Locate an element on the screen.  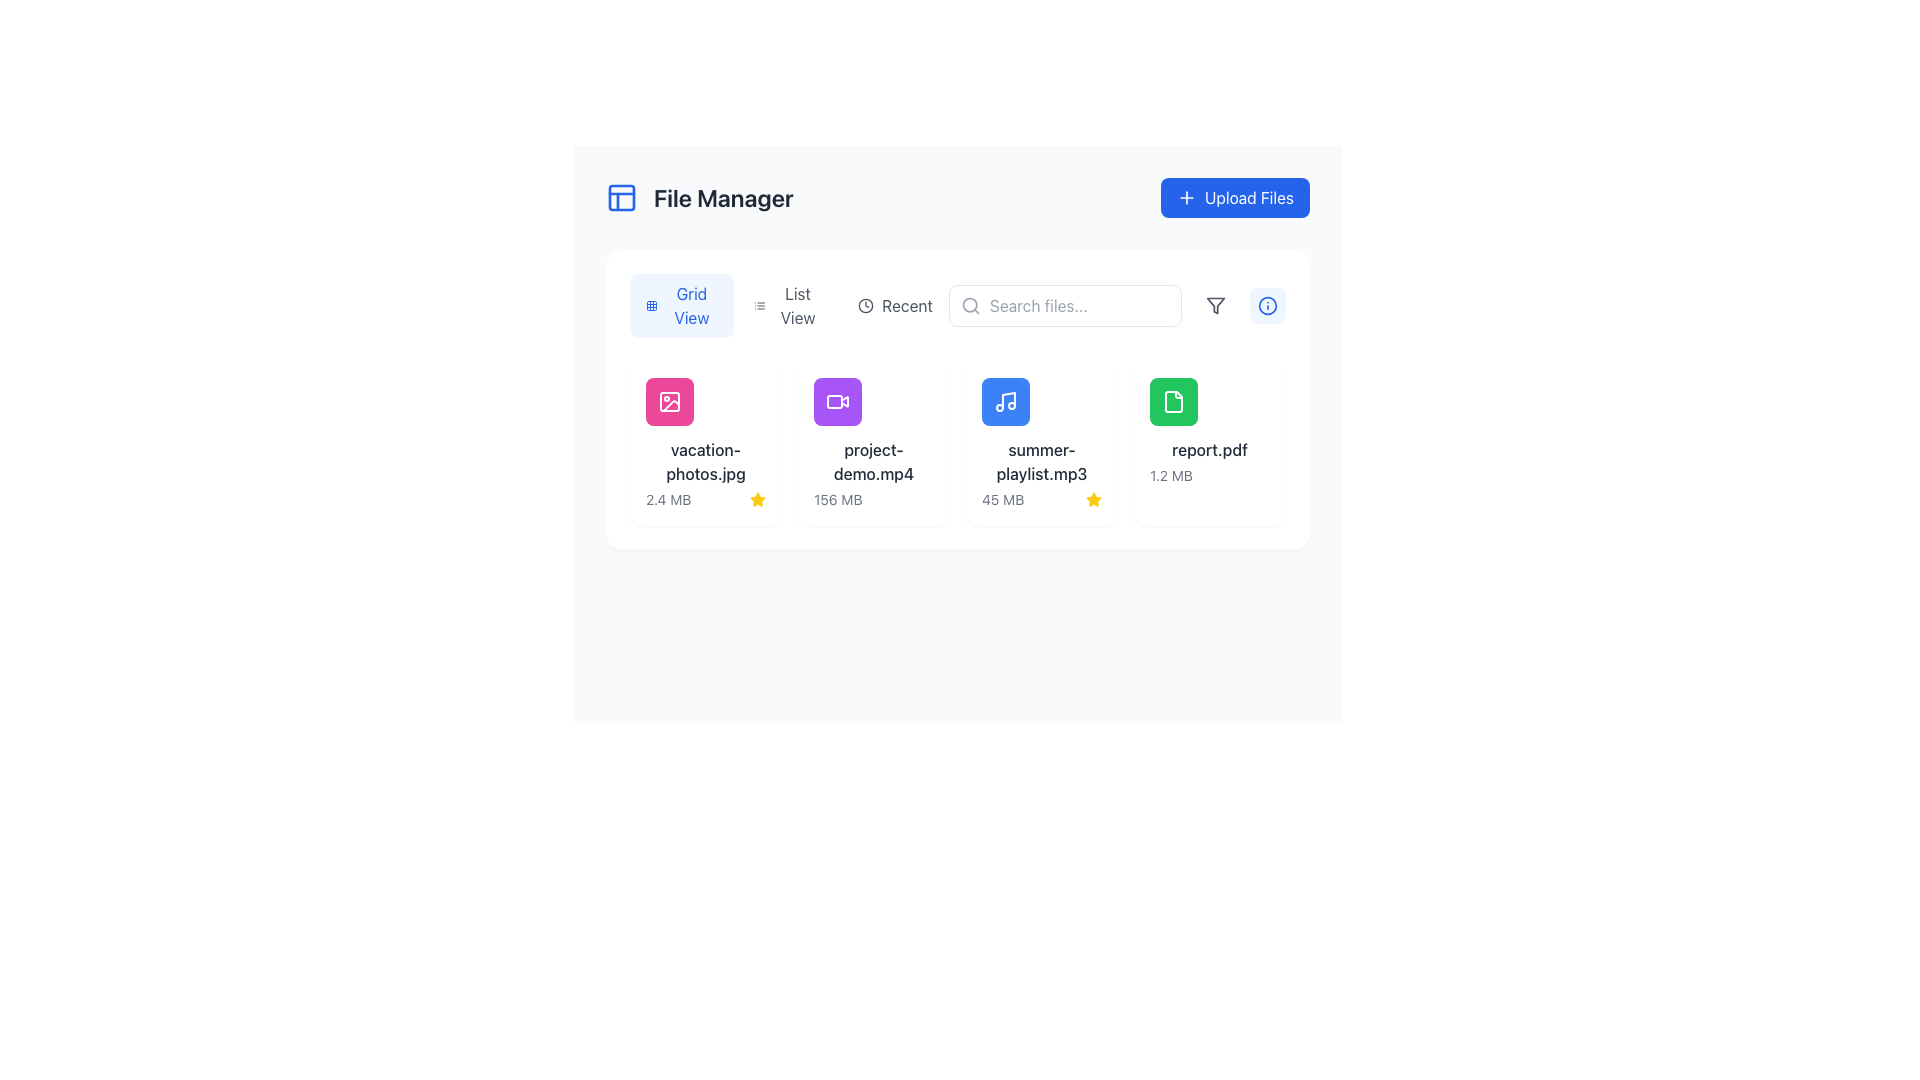
the first button in the horizontal group of three buttons to switch the file display mode to grid view is located at coordinates (681, 305).